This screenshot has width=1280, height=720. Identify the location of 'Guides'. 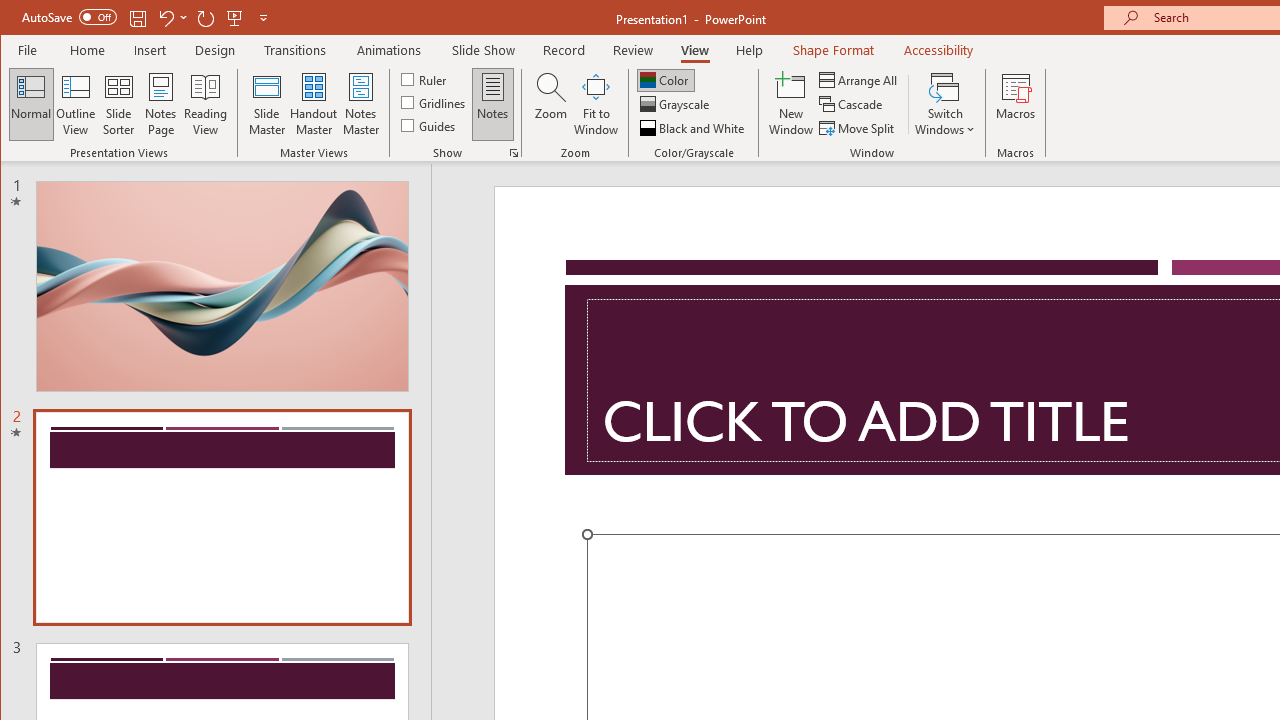
(429, 125).